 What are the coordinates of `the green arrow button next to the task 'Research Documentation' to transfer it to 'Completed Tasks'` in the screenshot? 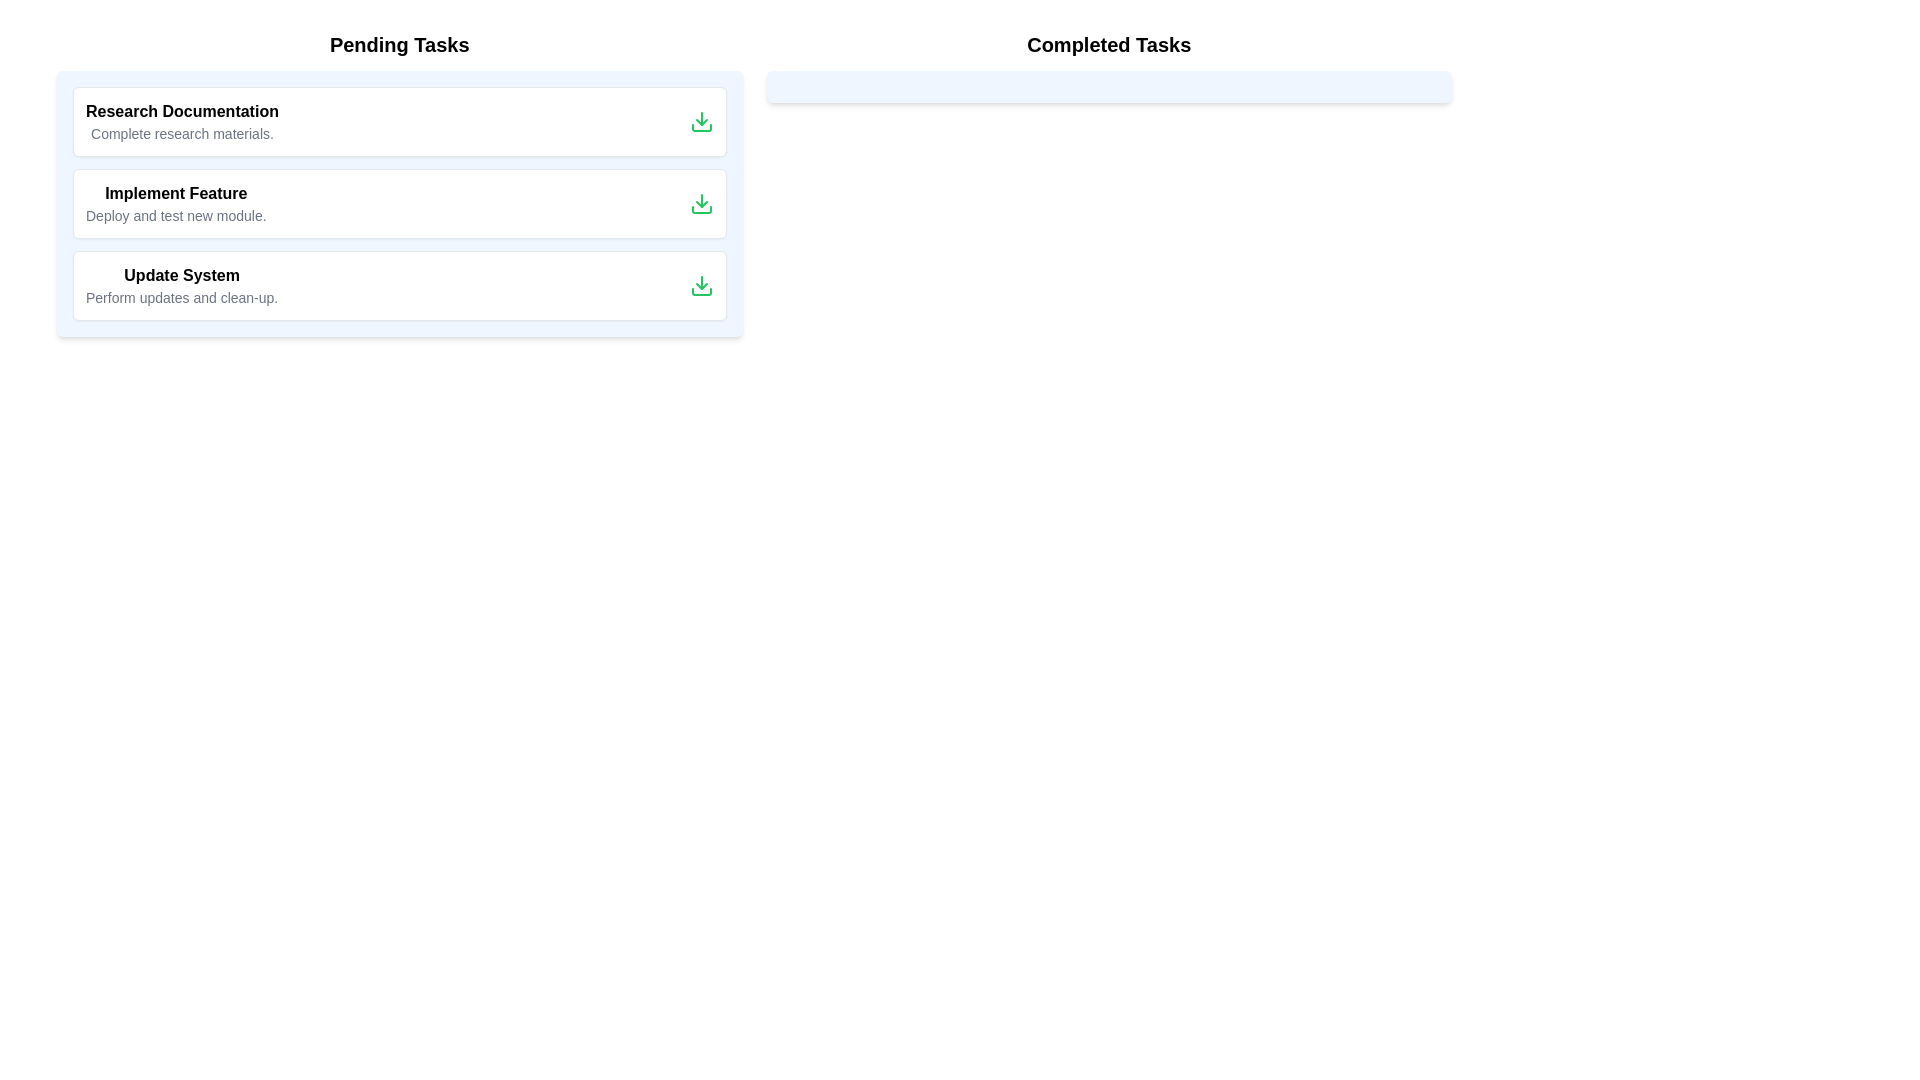 It's located at (701, 122).